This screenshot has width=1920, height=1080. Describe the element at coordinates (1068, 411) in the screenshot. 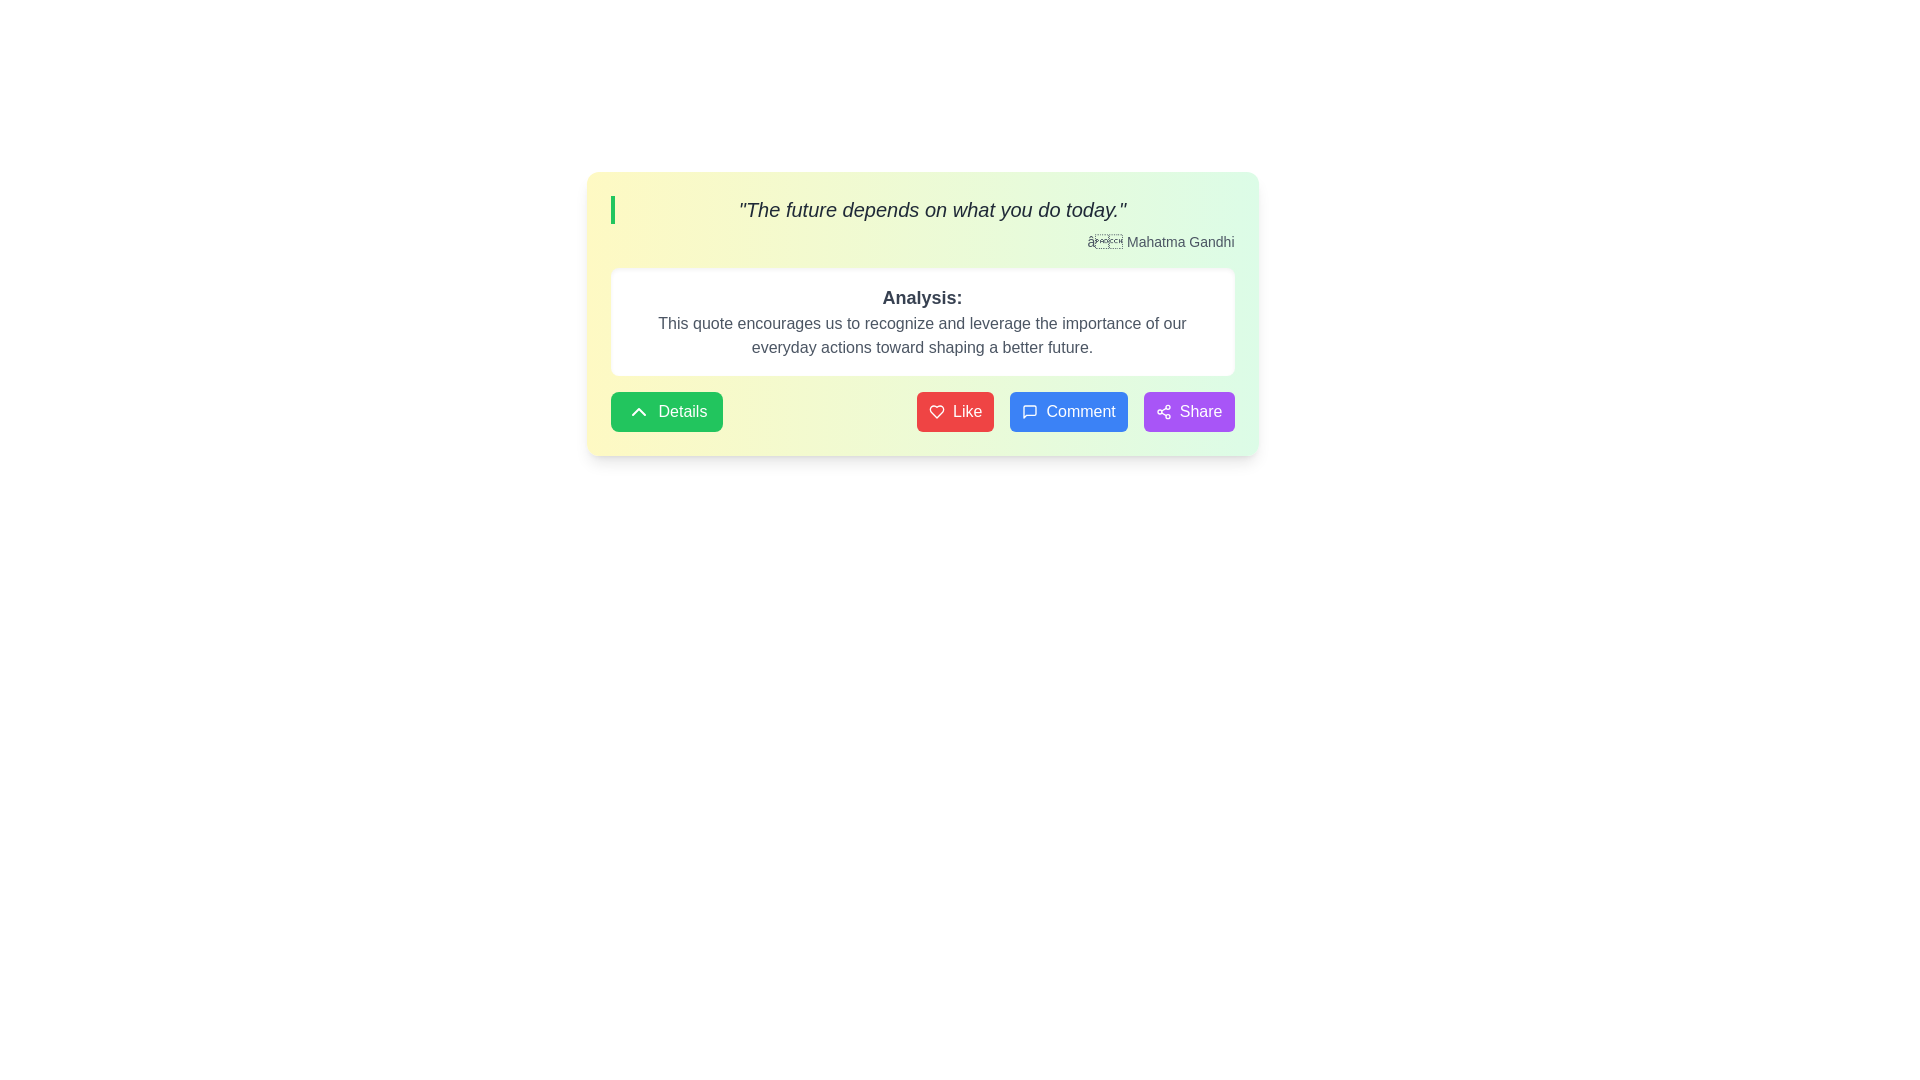

I see `the blue 'Comment' button with white text and a speech bubble icon, which is the third button in a row of interactive buttons at the bottom of a card interface` at that location.